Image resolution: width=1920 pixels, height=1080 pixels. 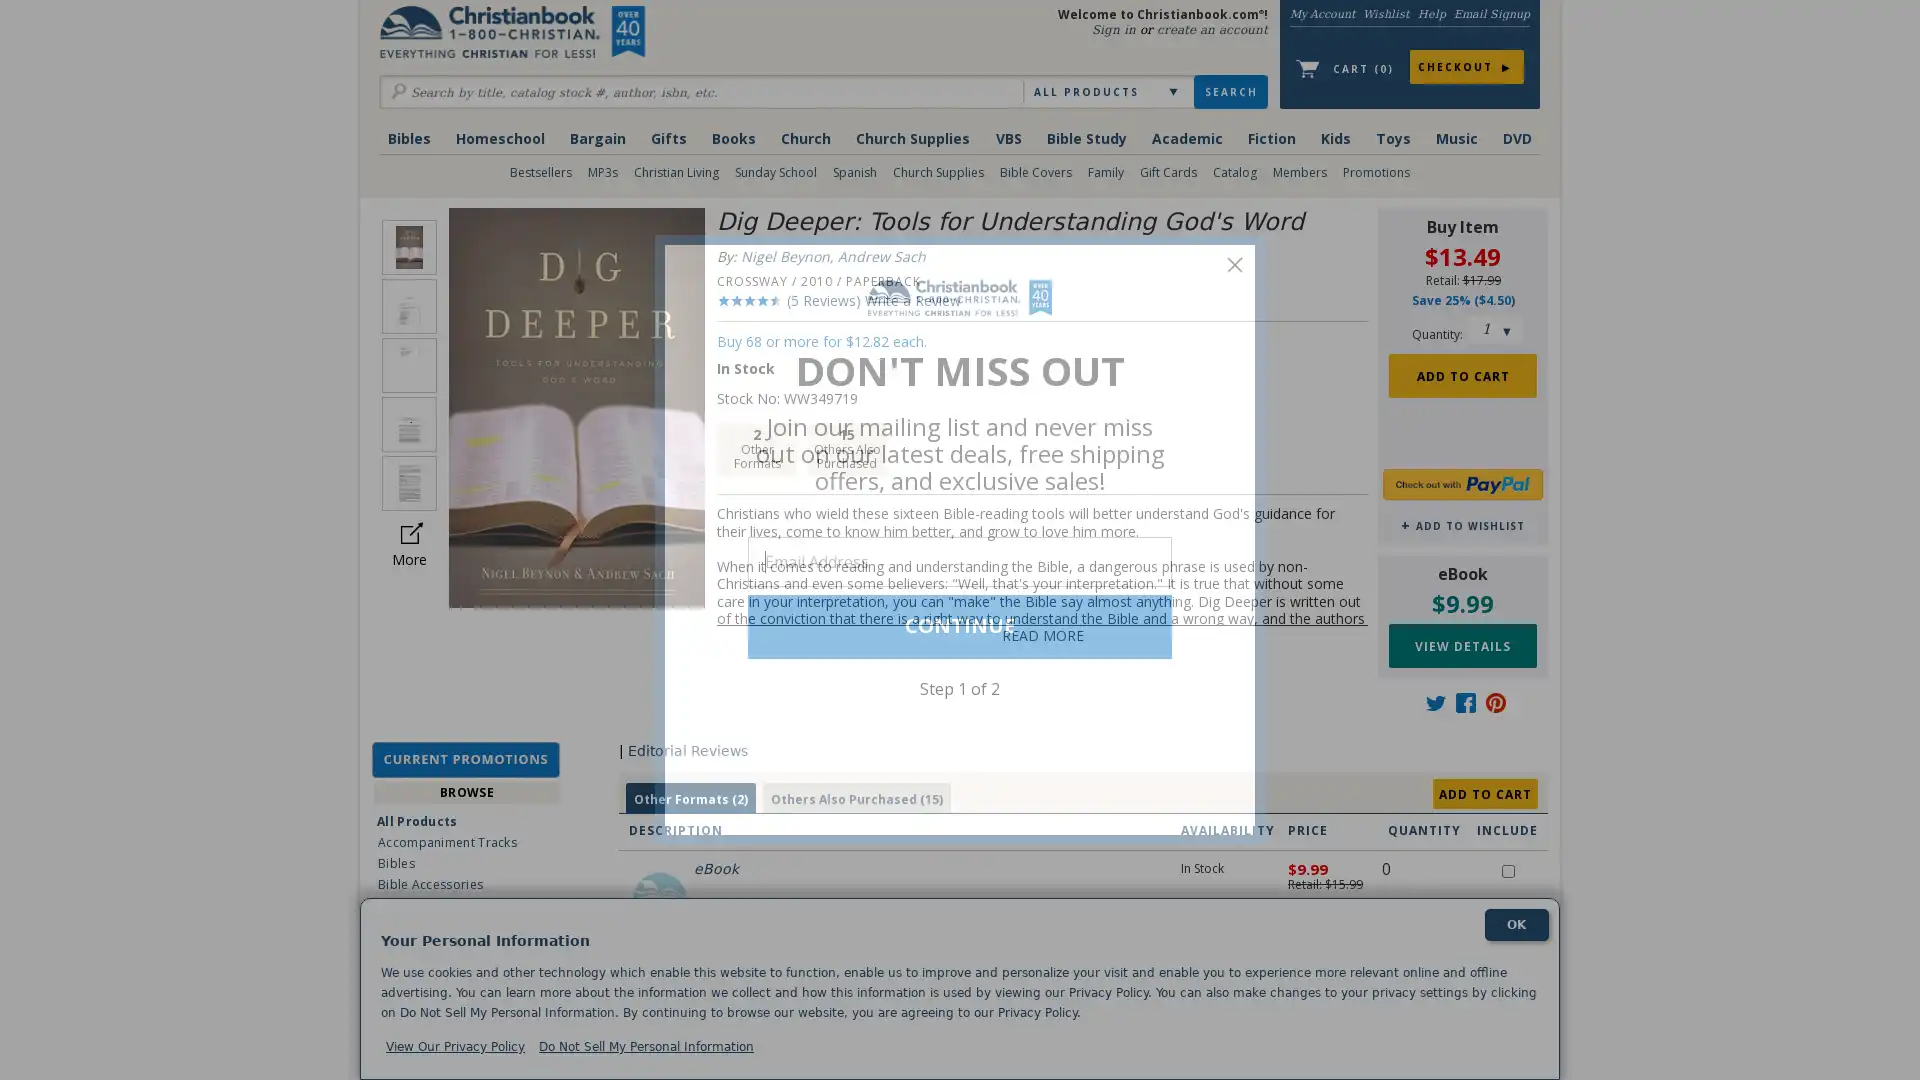 I want to click on Add To Cart, so click(x=1462, y=374).